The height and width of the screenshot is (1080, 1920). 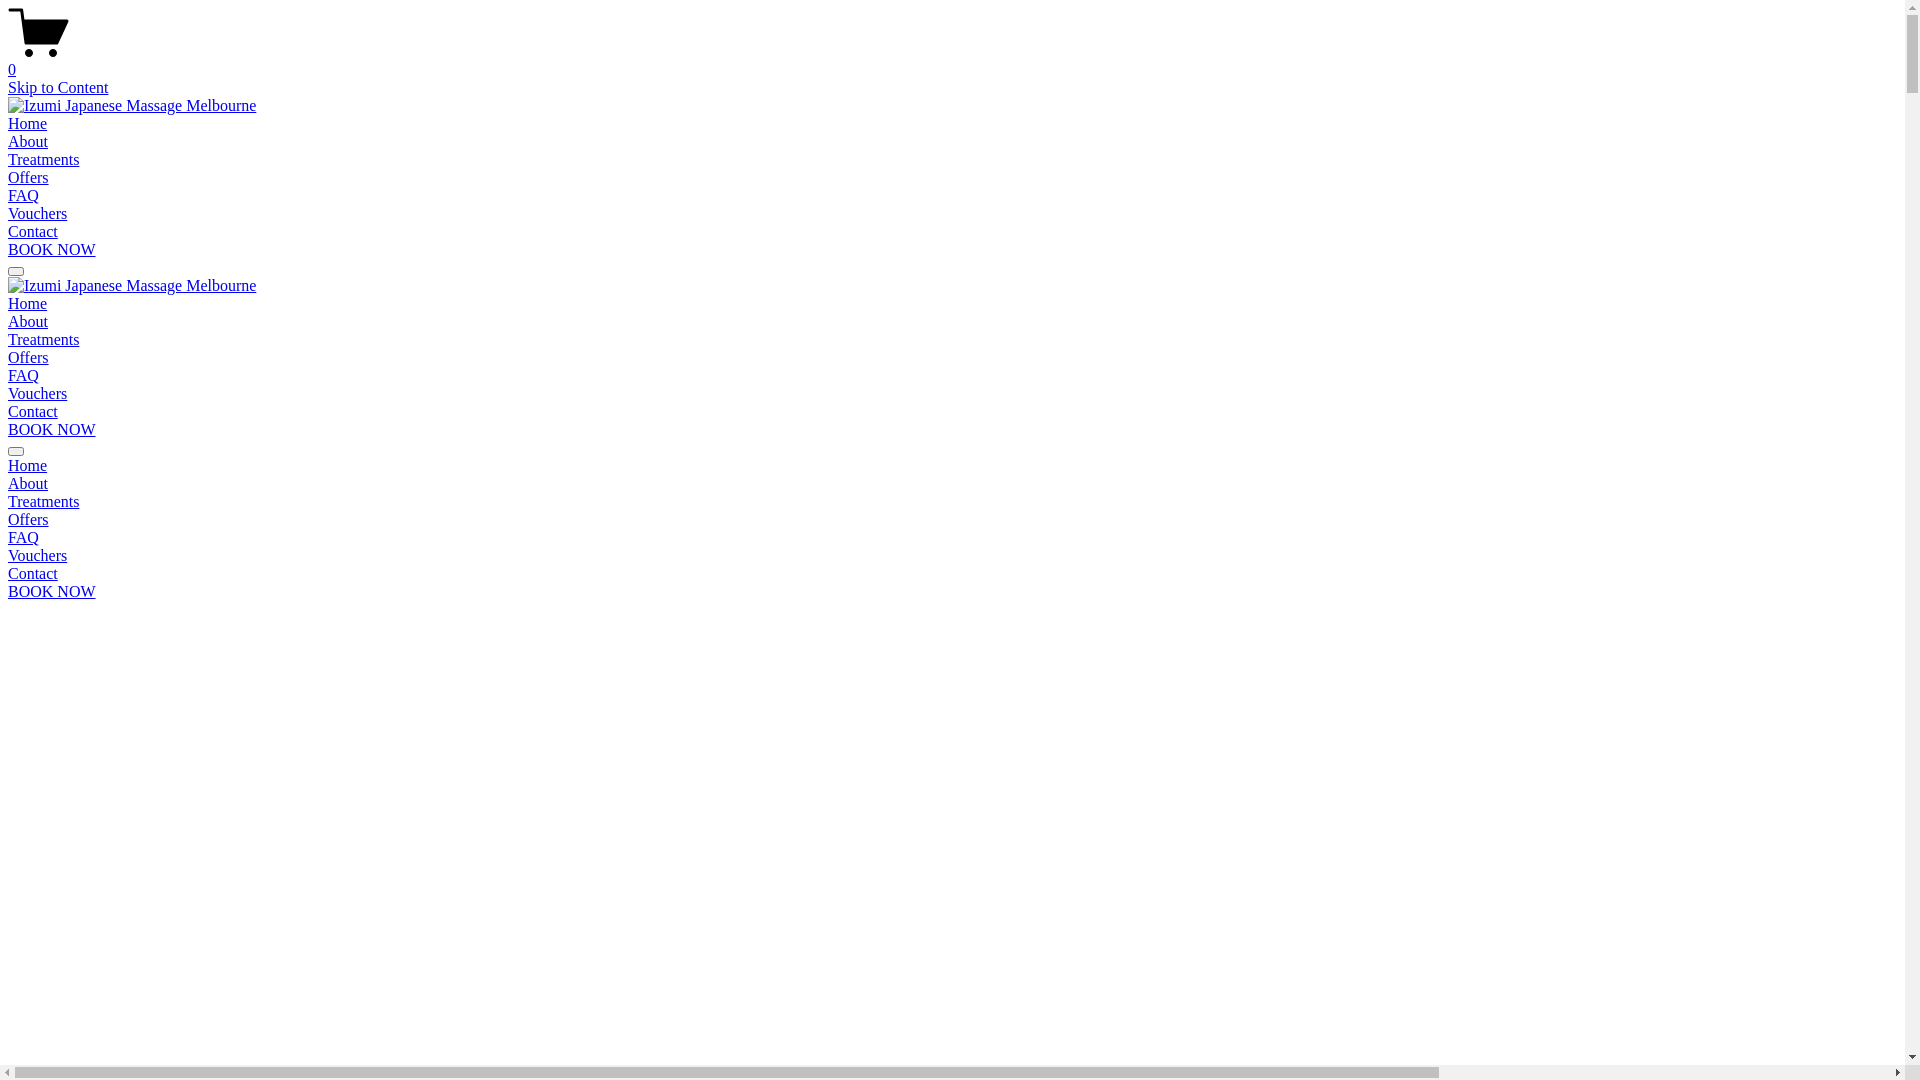 I want to click on 'Home', so click(x=27, y=123).